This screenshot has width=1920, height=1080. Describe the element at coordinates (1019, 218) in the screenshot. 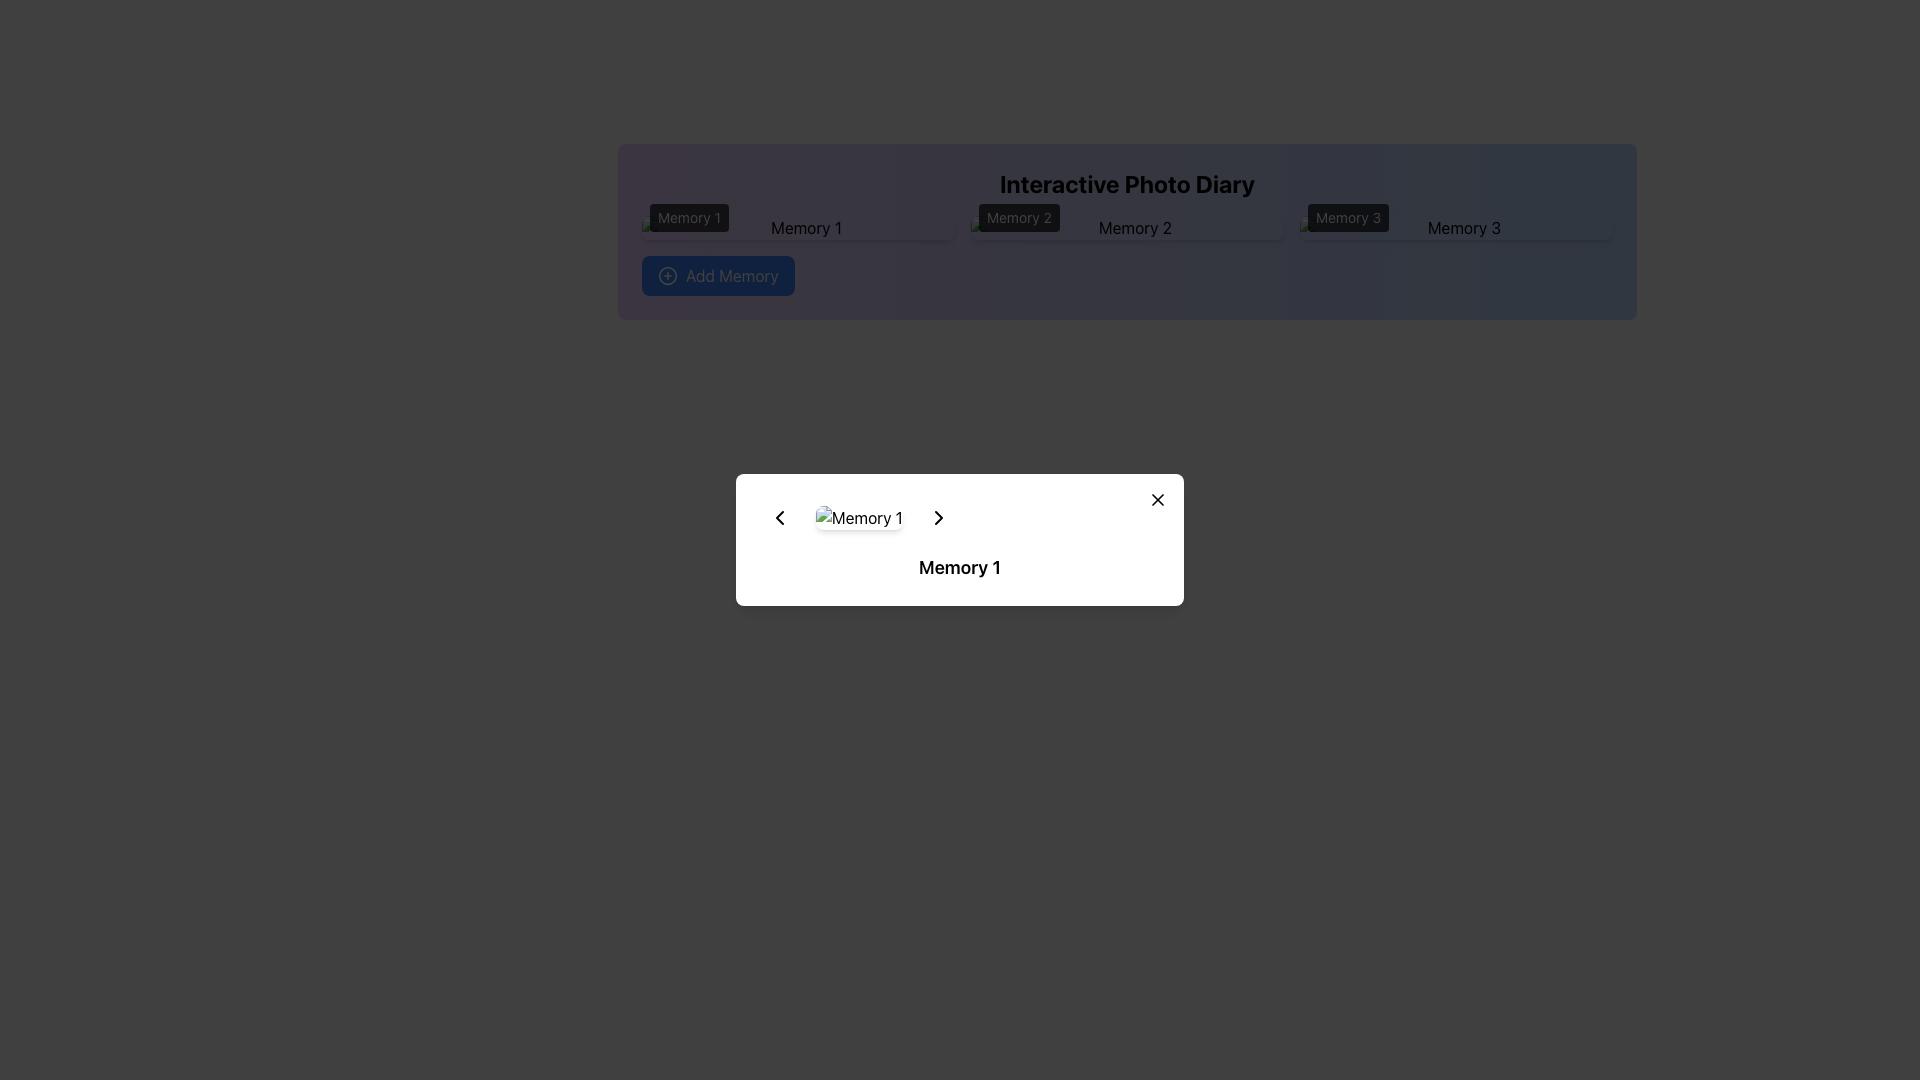

I see `the 'Memory 2' label tag, which has a dark background, white text, and rounded borders, located in the 'Interactive Photo Diary' section below the second thumbnail image` at that location.